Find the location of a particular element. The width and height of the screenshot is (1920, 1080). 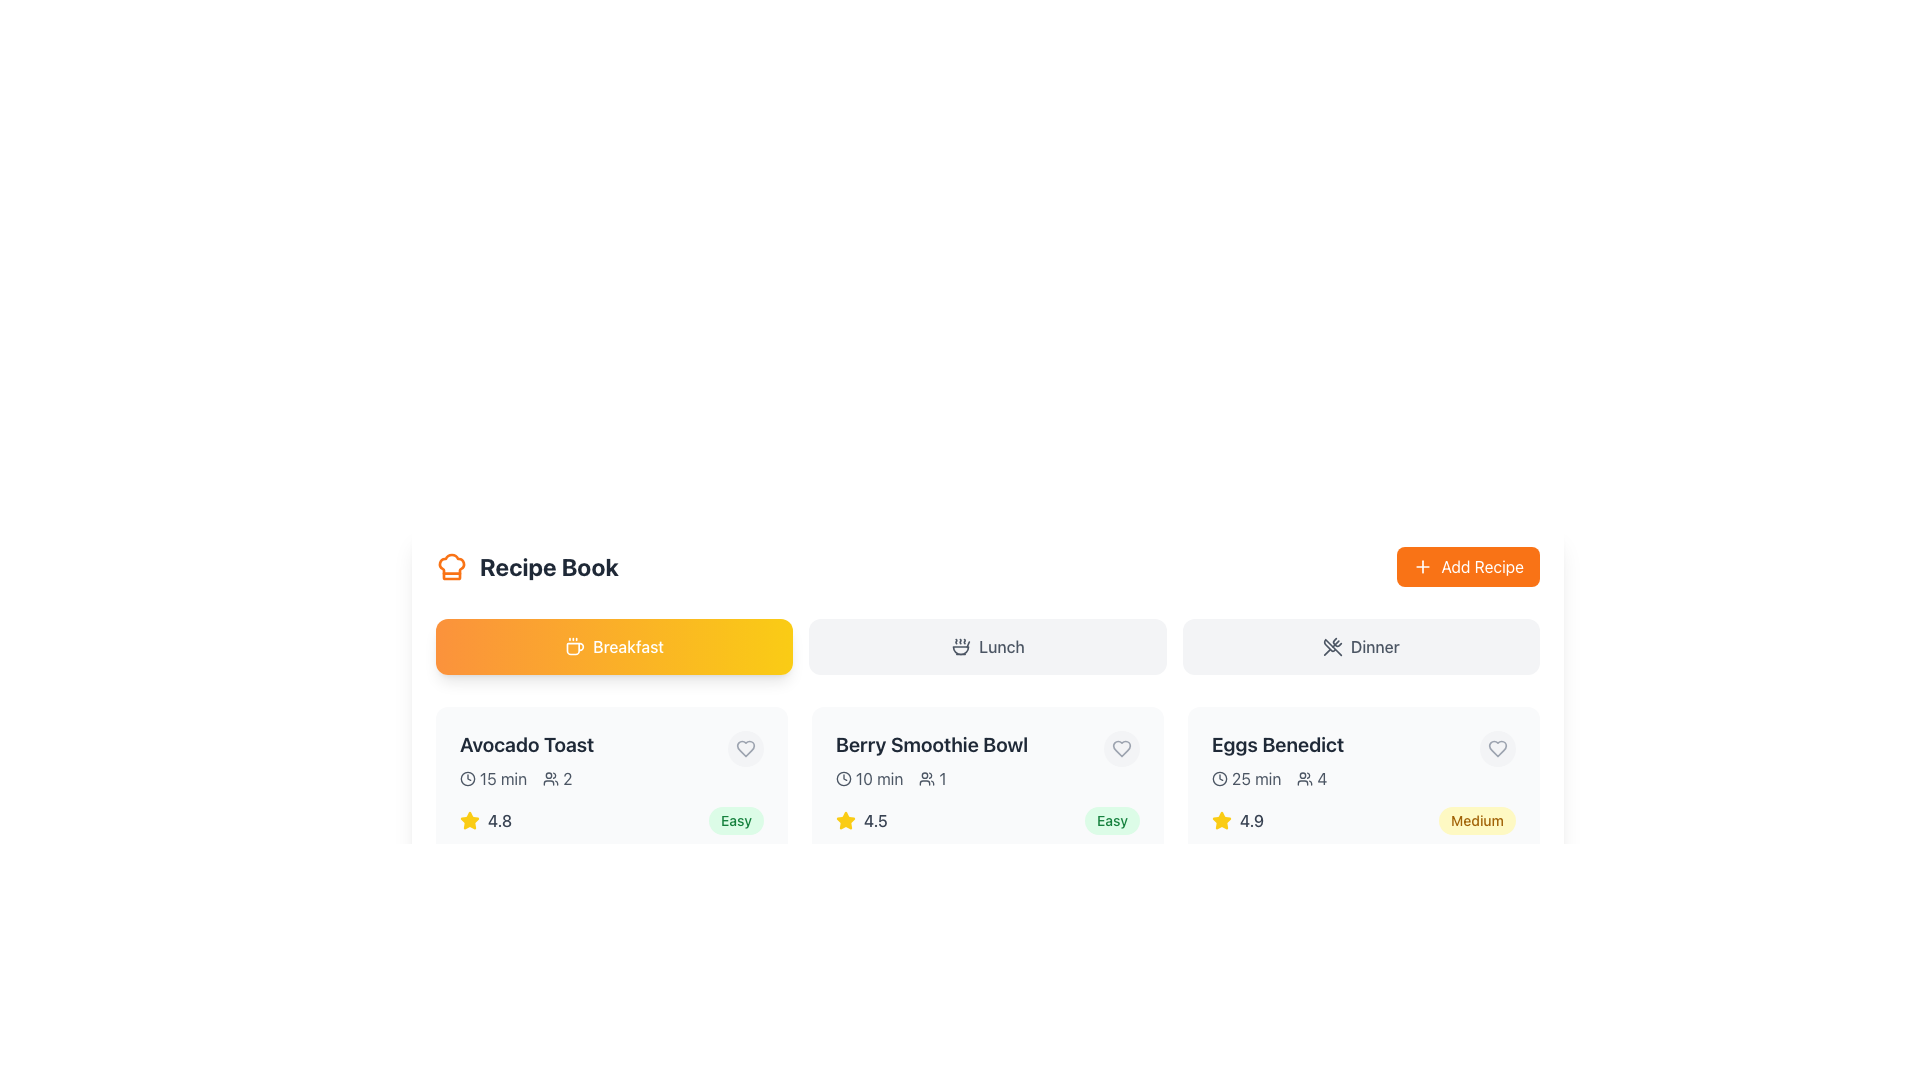

information contained in the 'Eggs Benedict' recipe card, which includes the title, preparation time, and servings is located at coordinates (1277, 760).